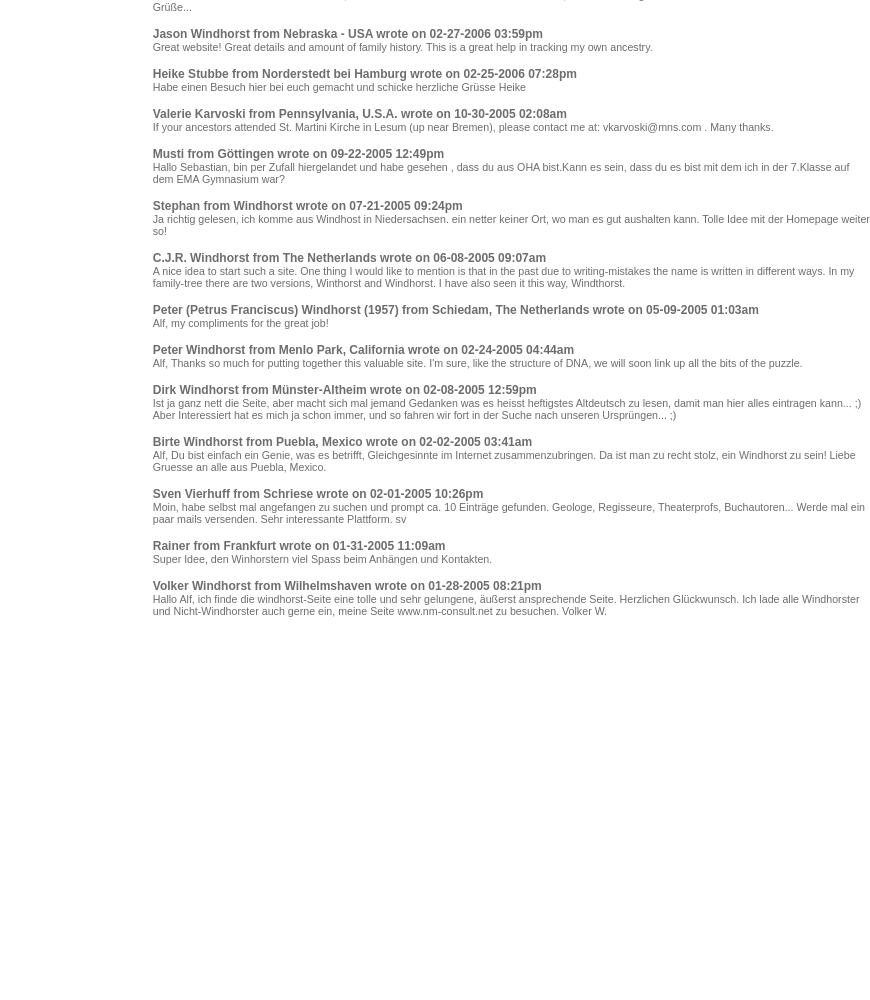 The width and height of the screenshot is (870, 1000). What do you see at coordinates (505, 409) in the screenshot?
I see `'Ist ja ganz nett die Seite, aber macht sich mal jemand Gedanken was es heisst heftigstes Altdeutsch zu lesen, damit man hier alles eintragen kann... ;) Aber Interessiert hat es mich ja schon immer, und so fahren wir fort in der Suche nach unseren Ursprüngen... ;)'` at bounding box center [505, 409].